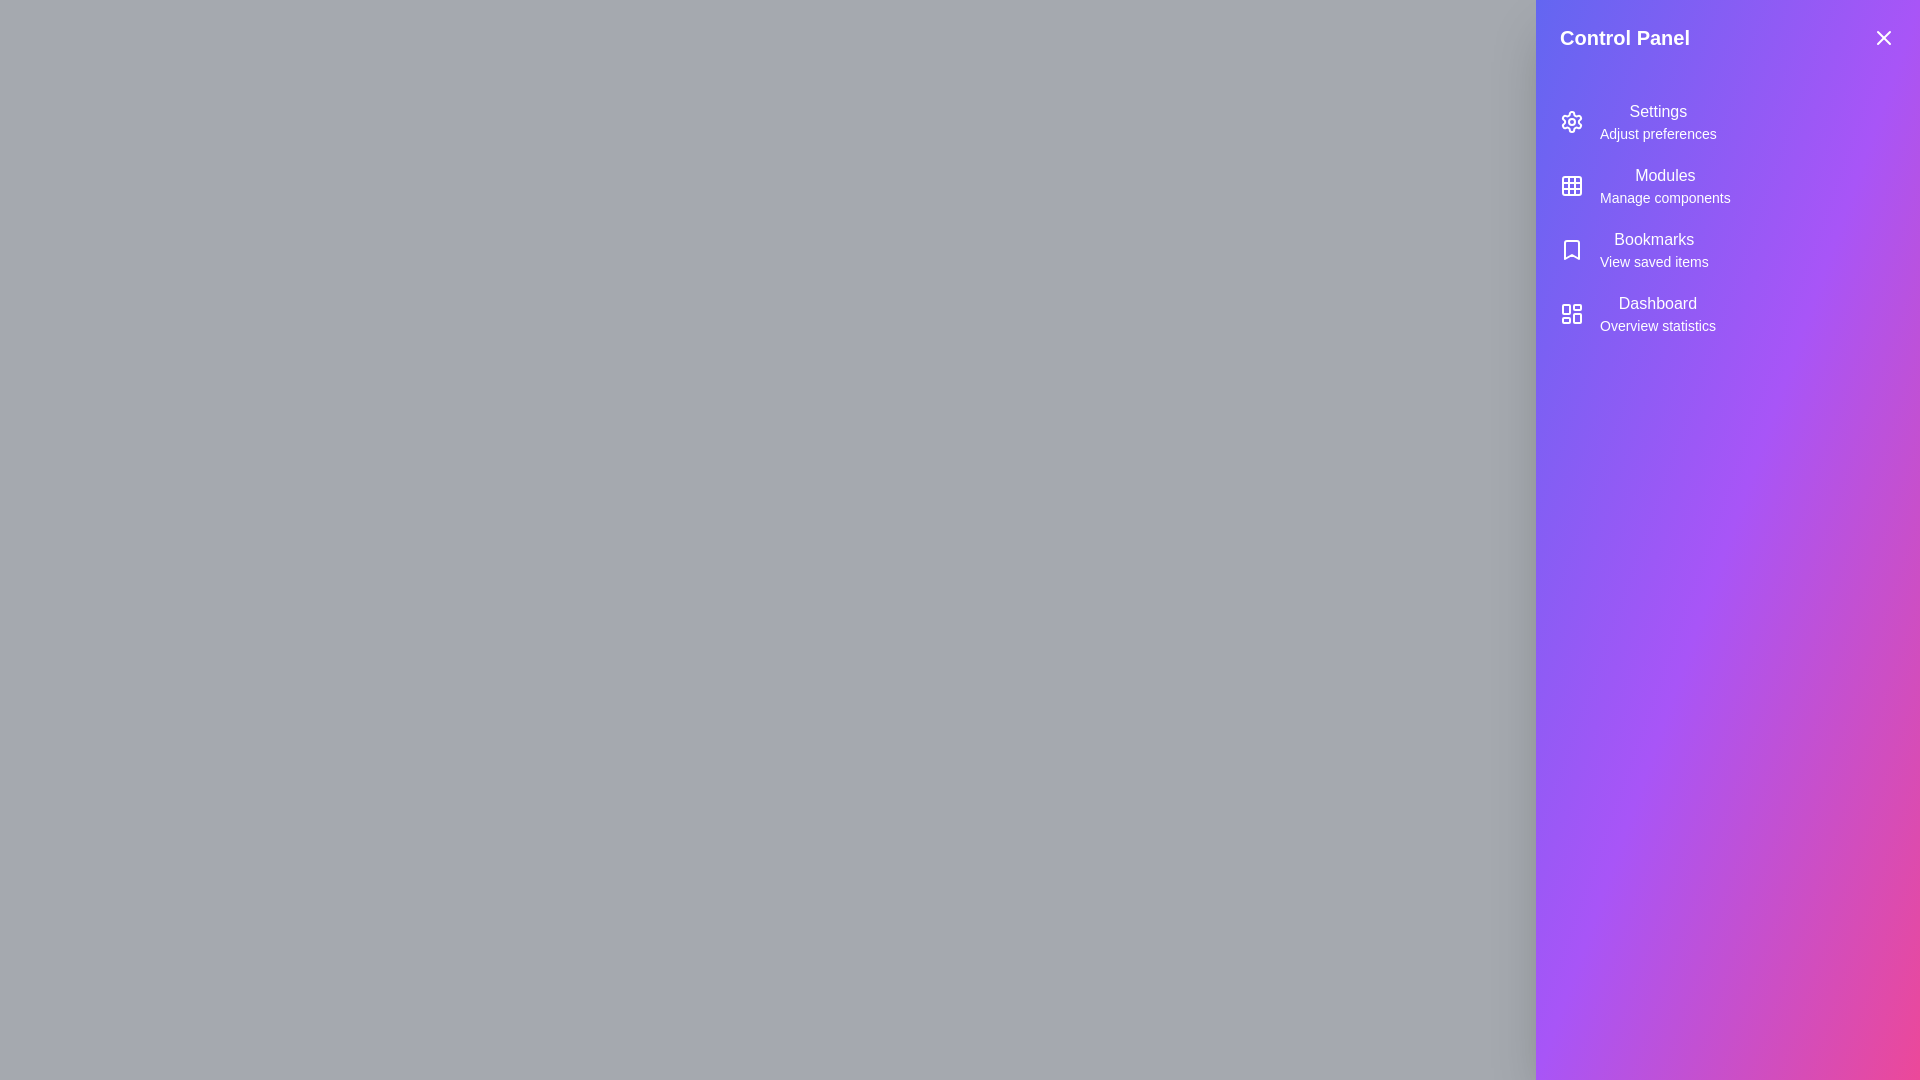 This screenshot has height=1080, width=1920. What do you see at coordinates (1570, 185) in the screenshot?
I see `the upper-left rectangle of the grid-based 'Modules' icon located in the sidebar menu` at bounding box center [1570, 185].